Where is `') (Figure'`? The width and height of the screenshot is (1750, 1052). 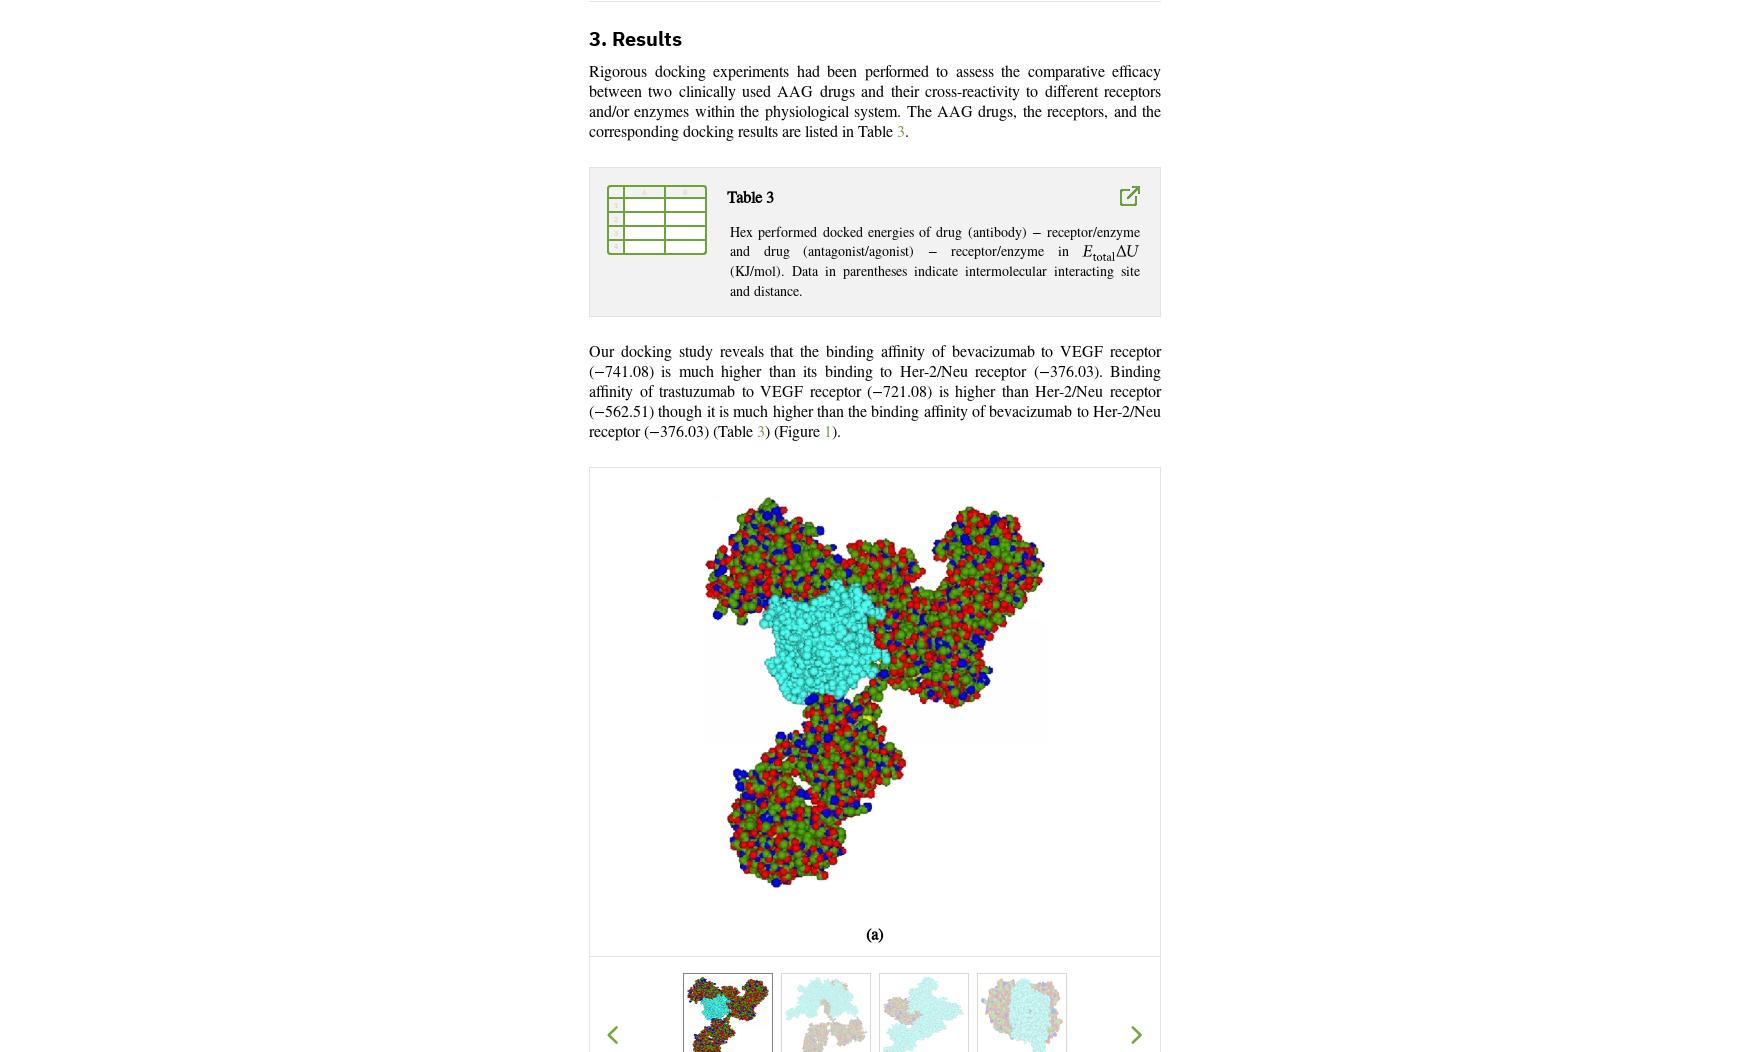 ') (Figure' is located at coordinates (793, 430).